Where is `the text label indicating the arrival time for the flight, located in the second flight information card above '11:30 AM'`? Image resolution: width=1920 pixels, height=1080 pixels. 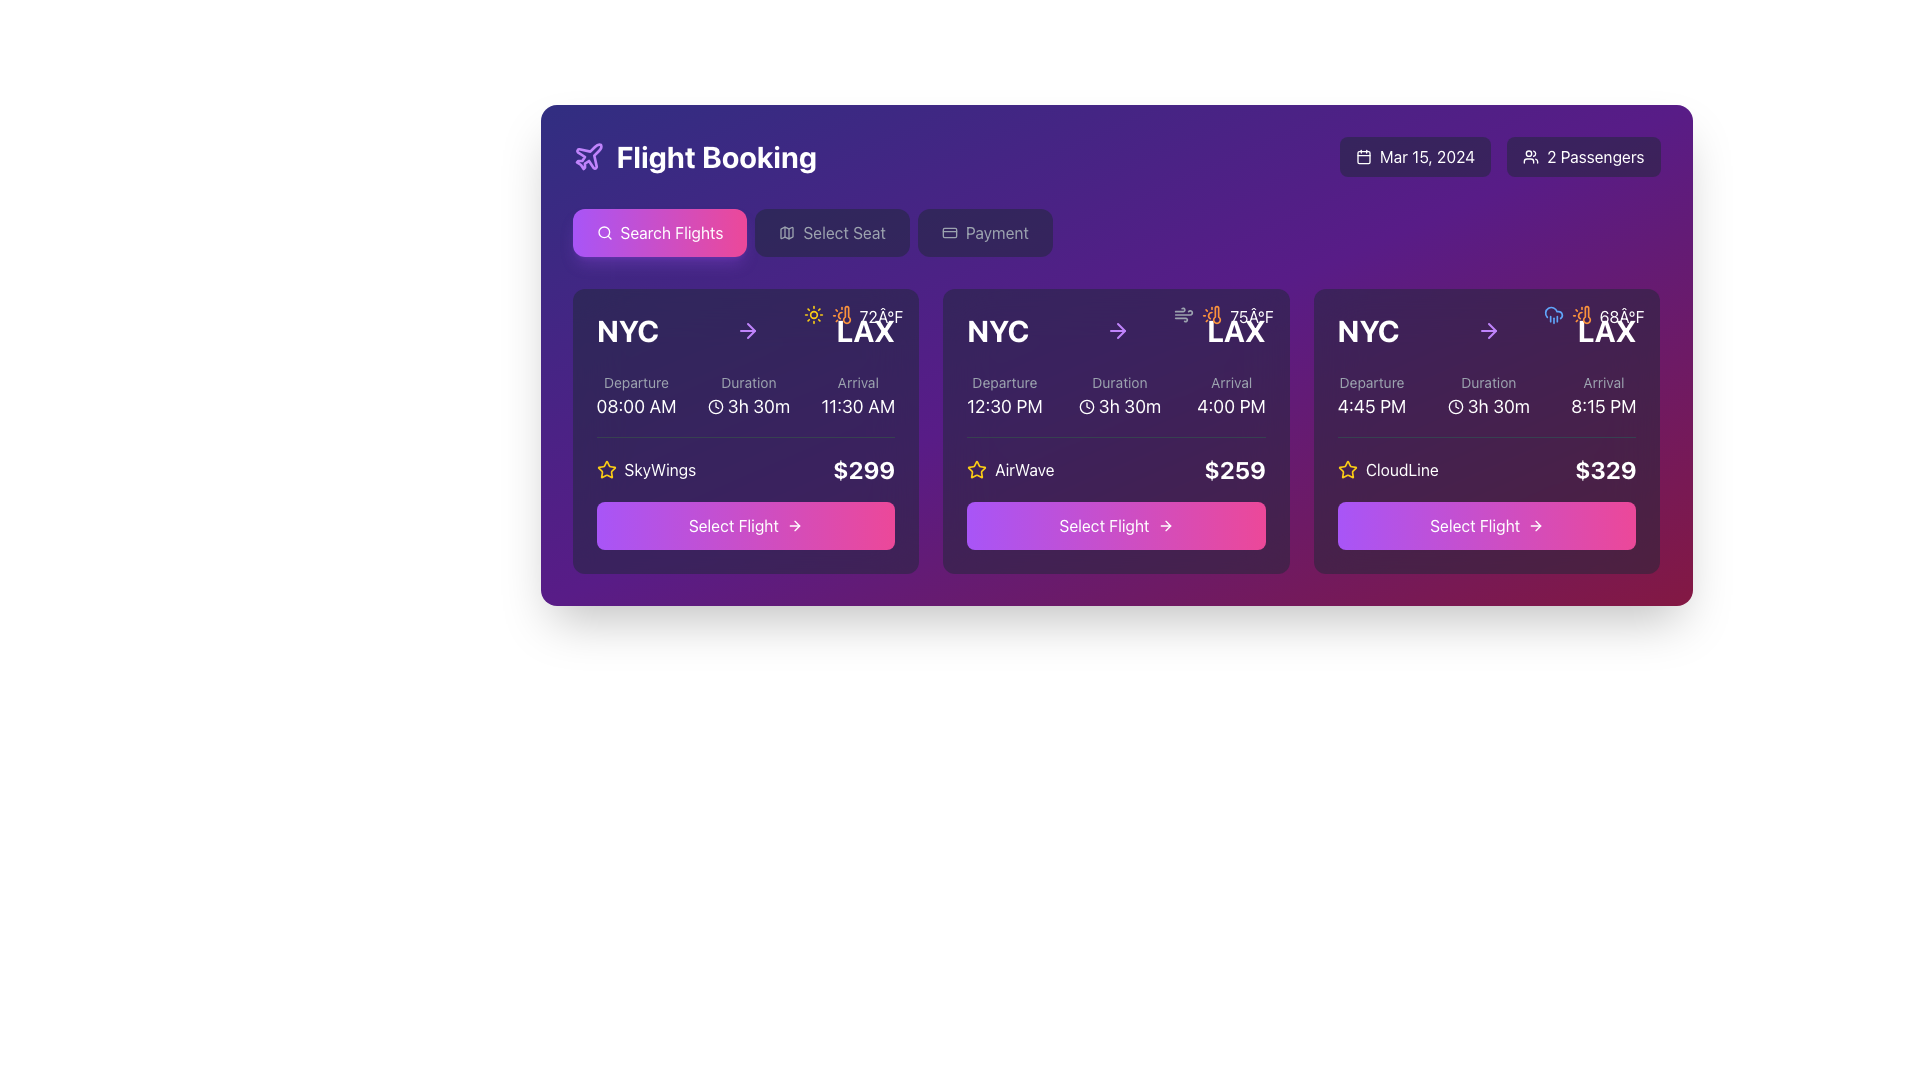 the text label indicating the arrival time for the flight, located in the second flight information card above '11:30 AM' is located at coordinates (858, 382).